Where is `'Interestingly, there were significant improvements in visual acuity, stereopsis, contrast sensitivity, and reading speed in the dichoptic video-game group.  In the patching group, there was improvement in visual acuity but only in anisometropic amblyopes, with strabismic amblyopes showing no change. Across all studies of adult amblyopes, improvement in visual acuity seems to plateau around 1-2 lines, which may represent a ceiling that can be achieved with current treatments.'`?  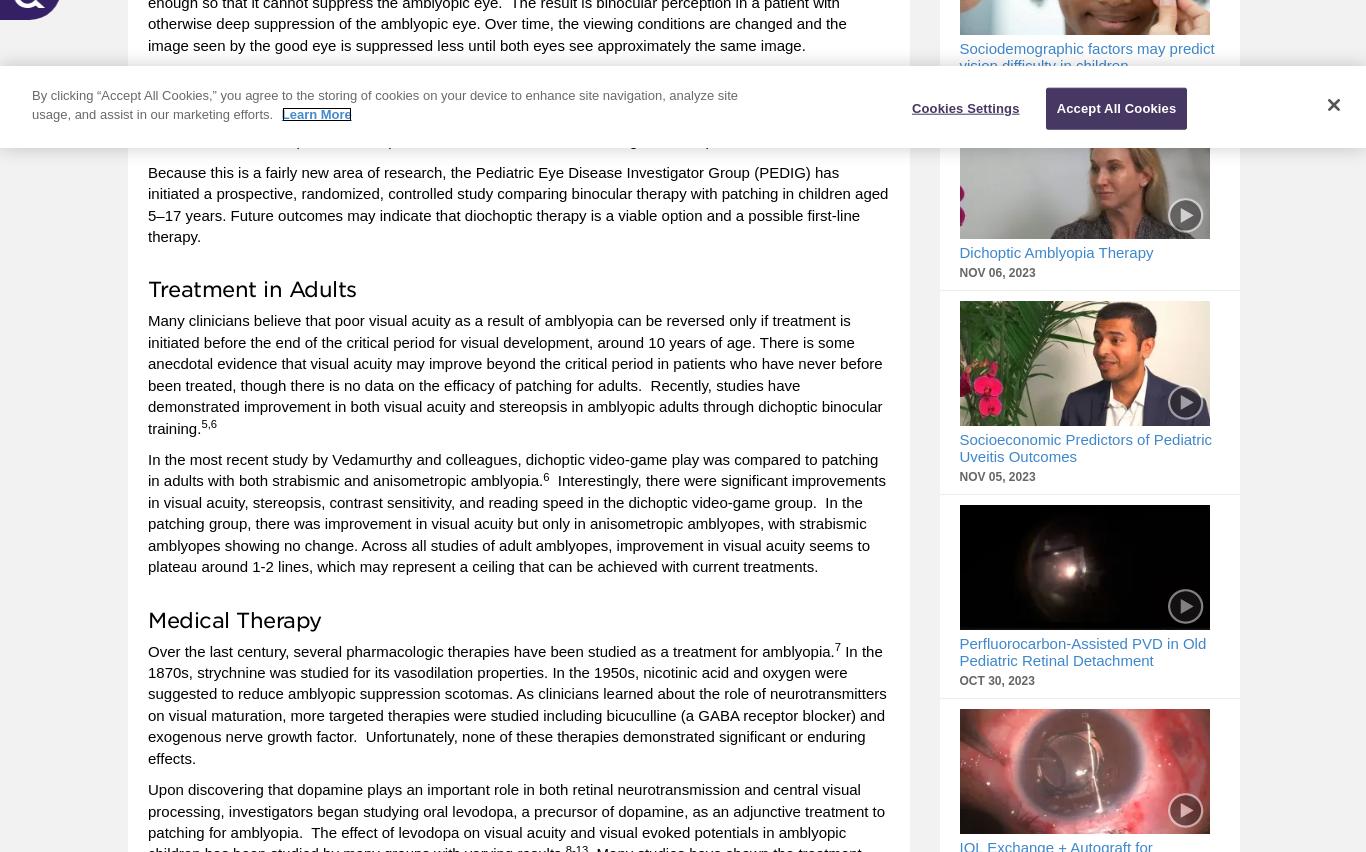
'Interestingly, there were significant improvements in visual acuity, stereopsis, contrast sensitivity, and reading speed in the dichoptic video-game group.  In the patching group, there was improvement in visual acuity but only in anisometropic amblyopes, with strabismic amblyopes showing no change. Across all studies of adult amblyopes, improvement in visual acuity seems to plateau around 1-2 lines, which may represent a ceiling that can be achieved with current treatments.' is located at coordinates (517, 522).